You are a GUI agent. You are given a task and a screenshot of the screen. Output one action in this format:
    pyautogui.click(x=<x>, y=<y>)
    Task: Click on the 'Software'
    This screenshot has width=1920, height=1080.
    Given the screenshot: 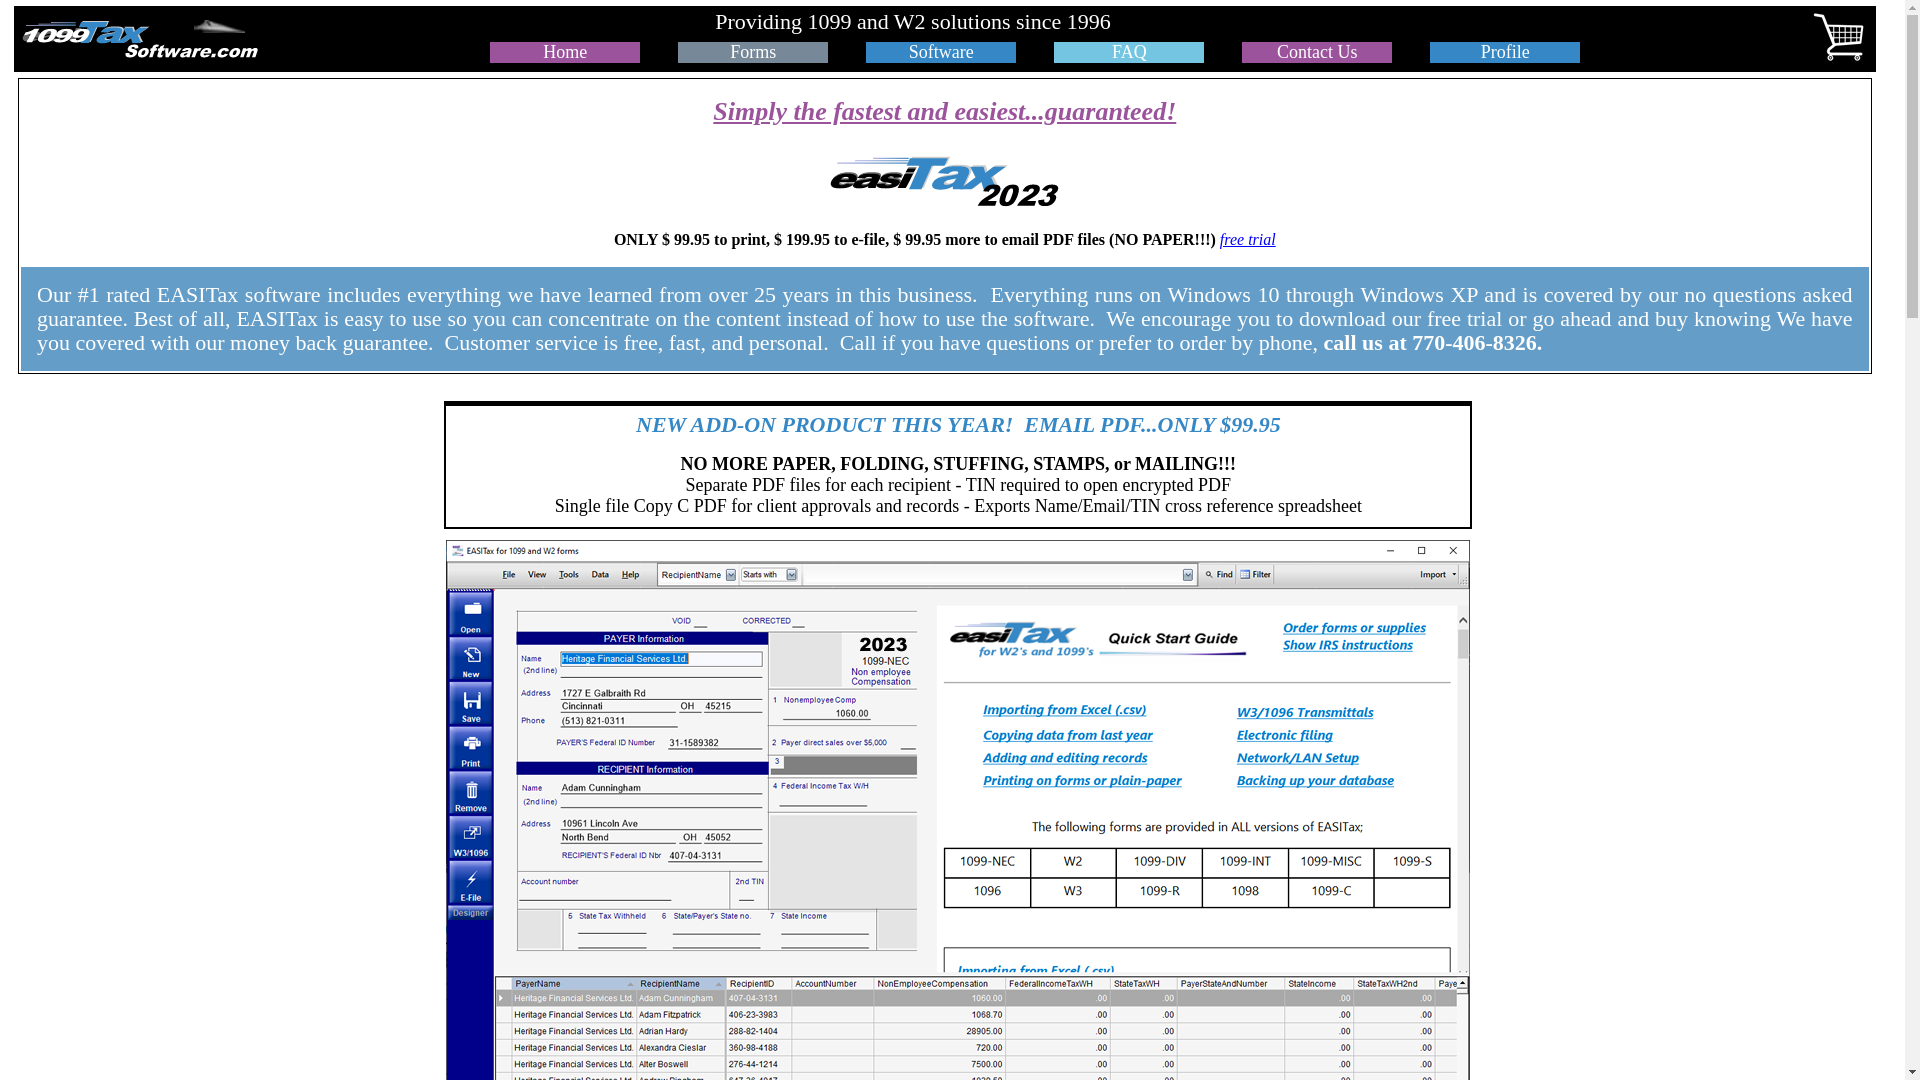 What is the action you would take?
    pyautogui.click(x=940, y=50)
    